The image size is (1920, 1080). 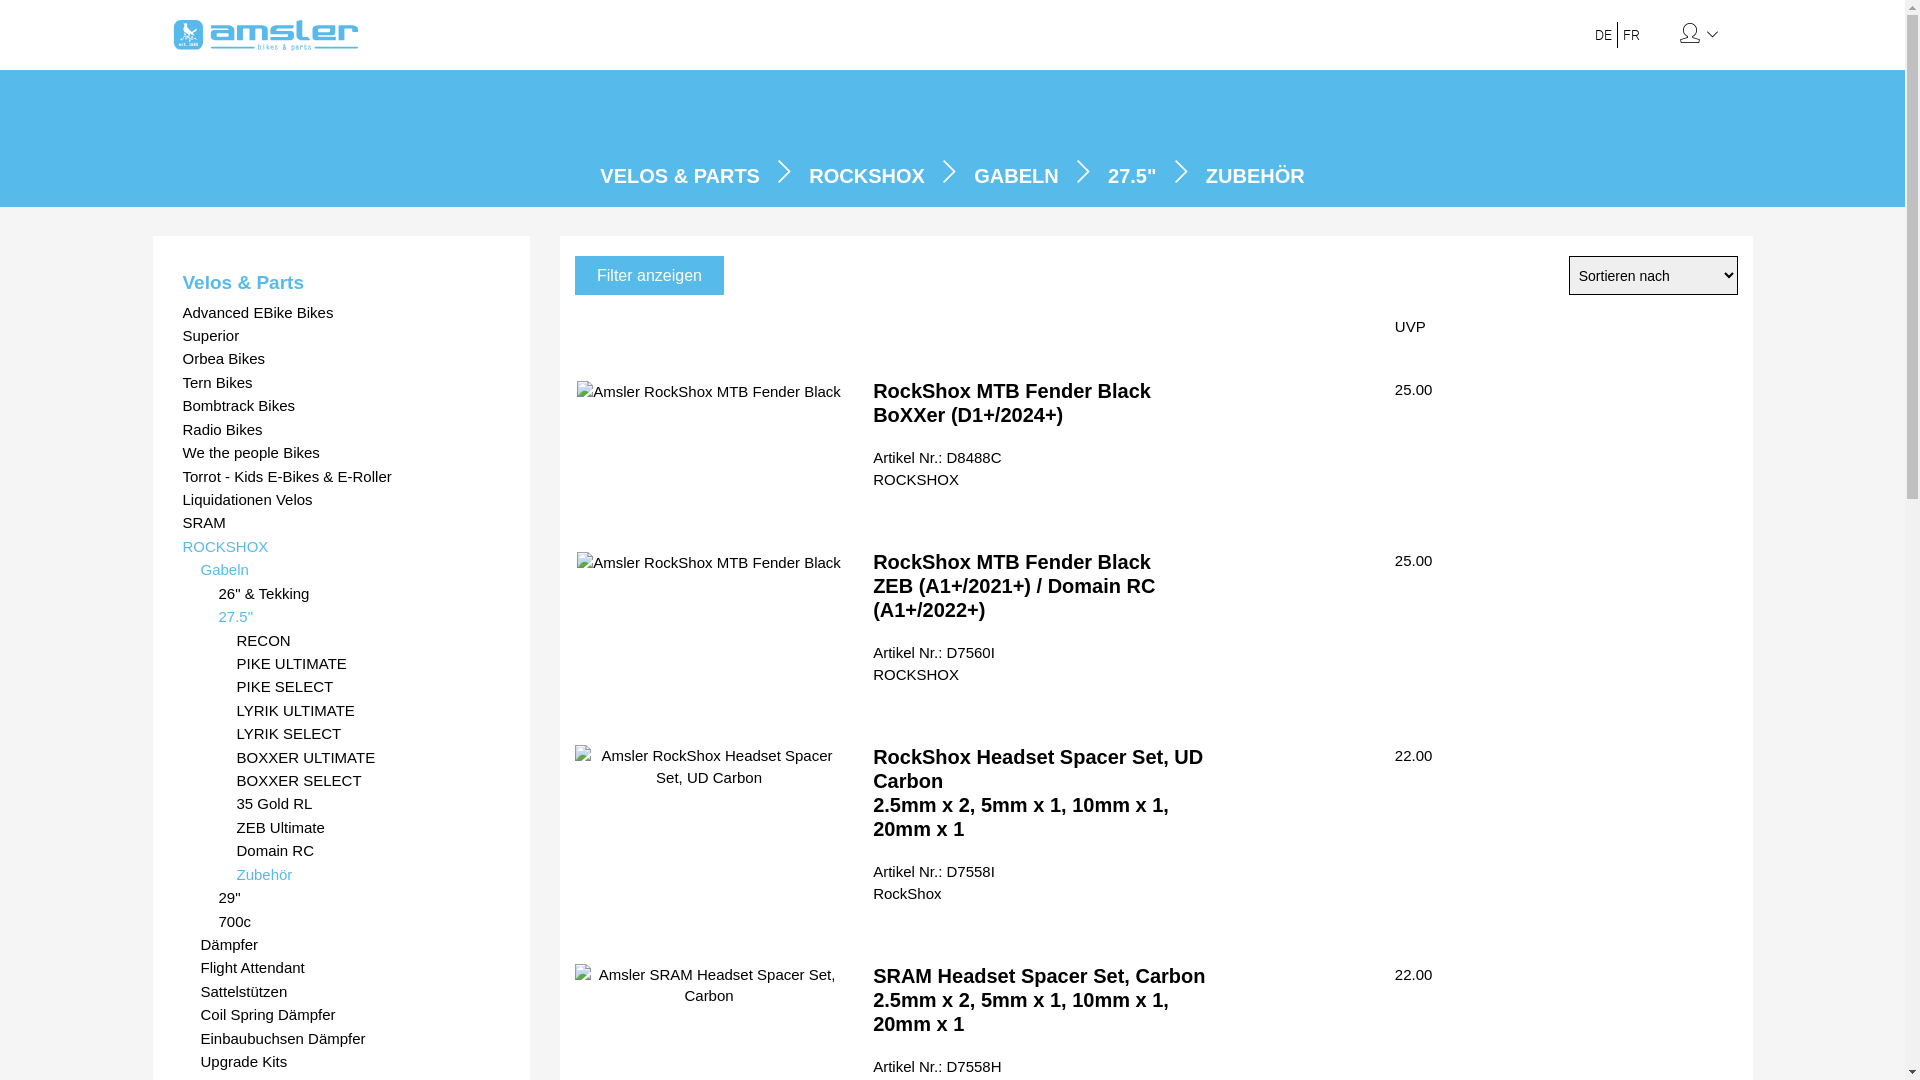 What do you see at coordinates (340, 452) in the screenshot?
I see `'We the people Bikes'` at bounding box center [340, 452].